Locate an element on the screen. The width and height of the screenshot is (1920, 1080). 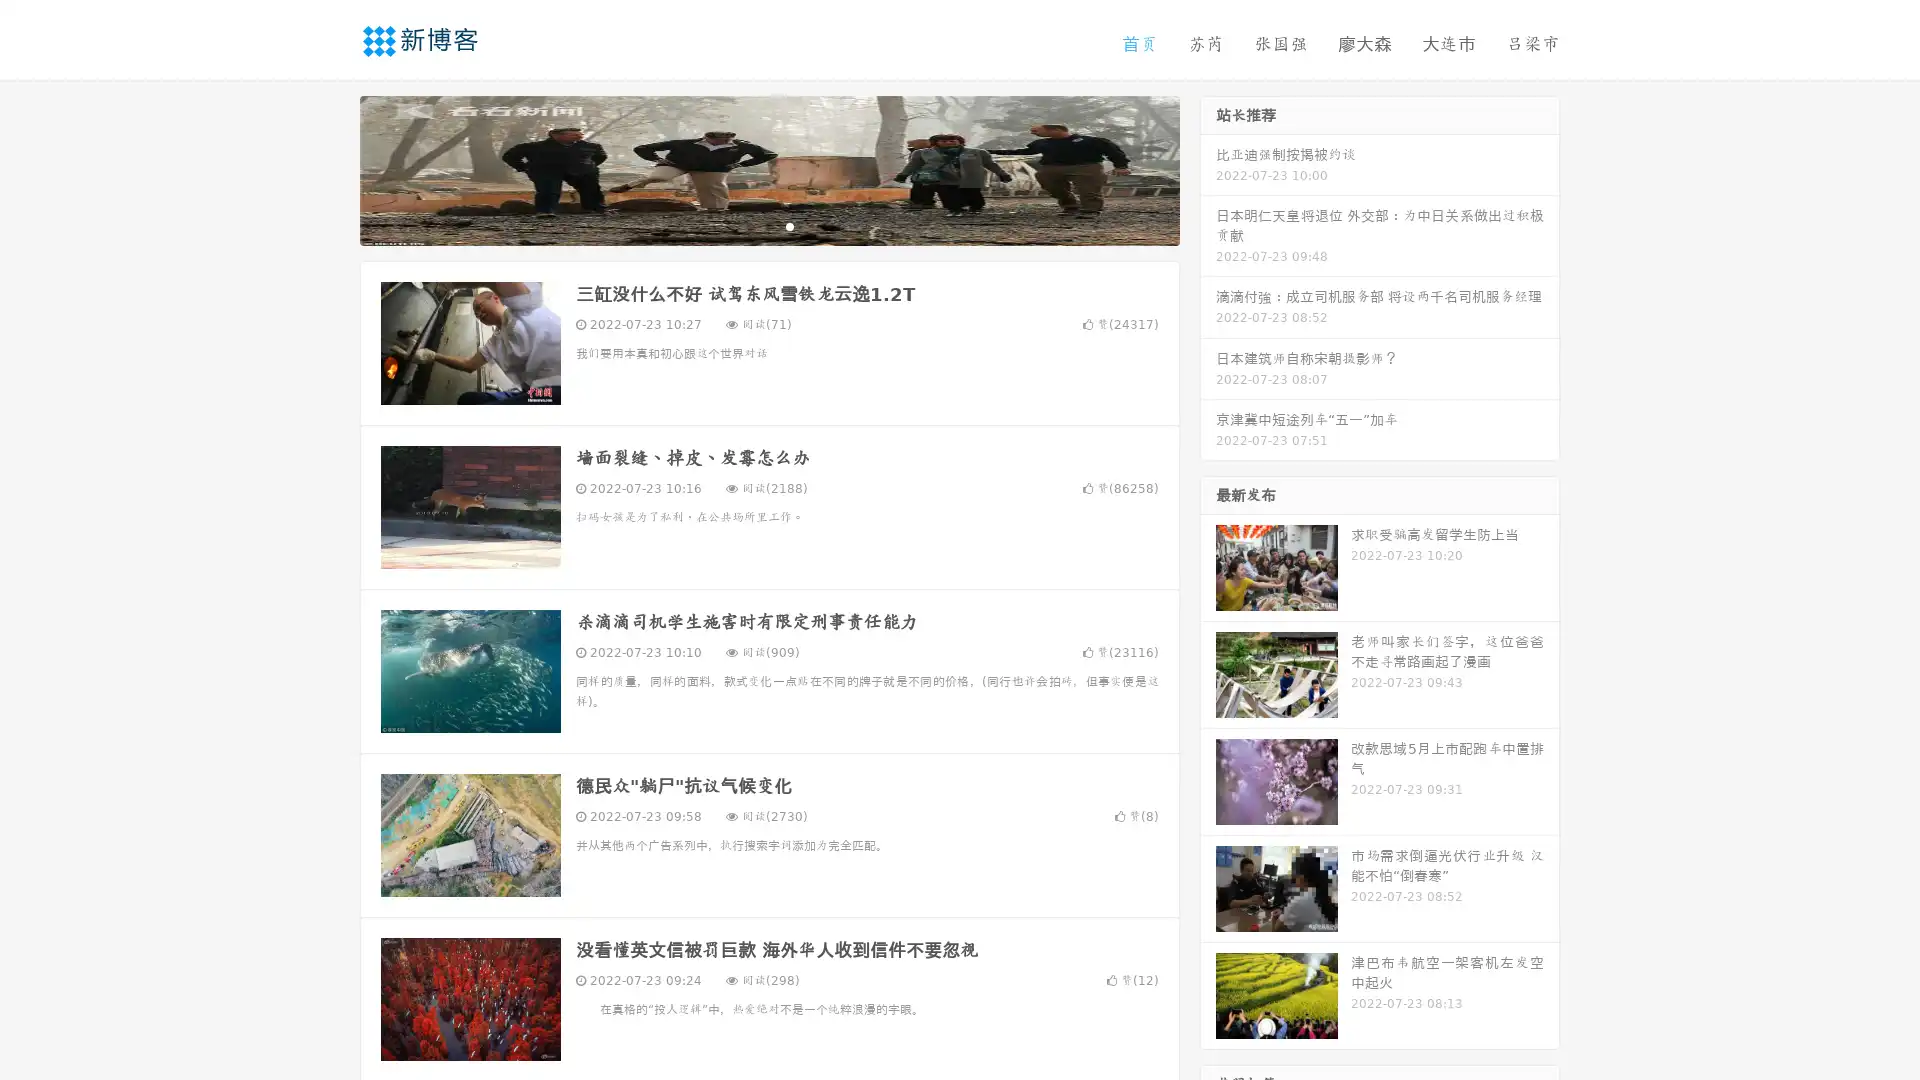
Go to slide 3 is located at coordinates (789, 225).